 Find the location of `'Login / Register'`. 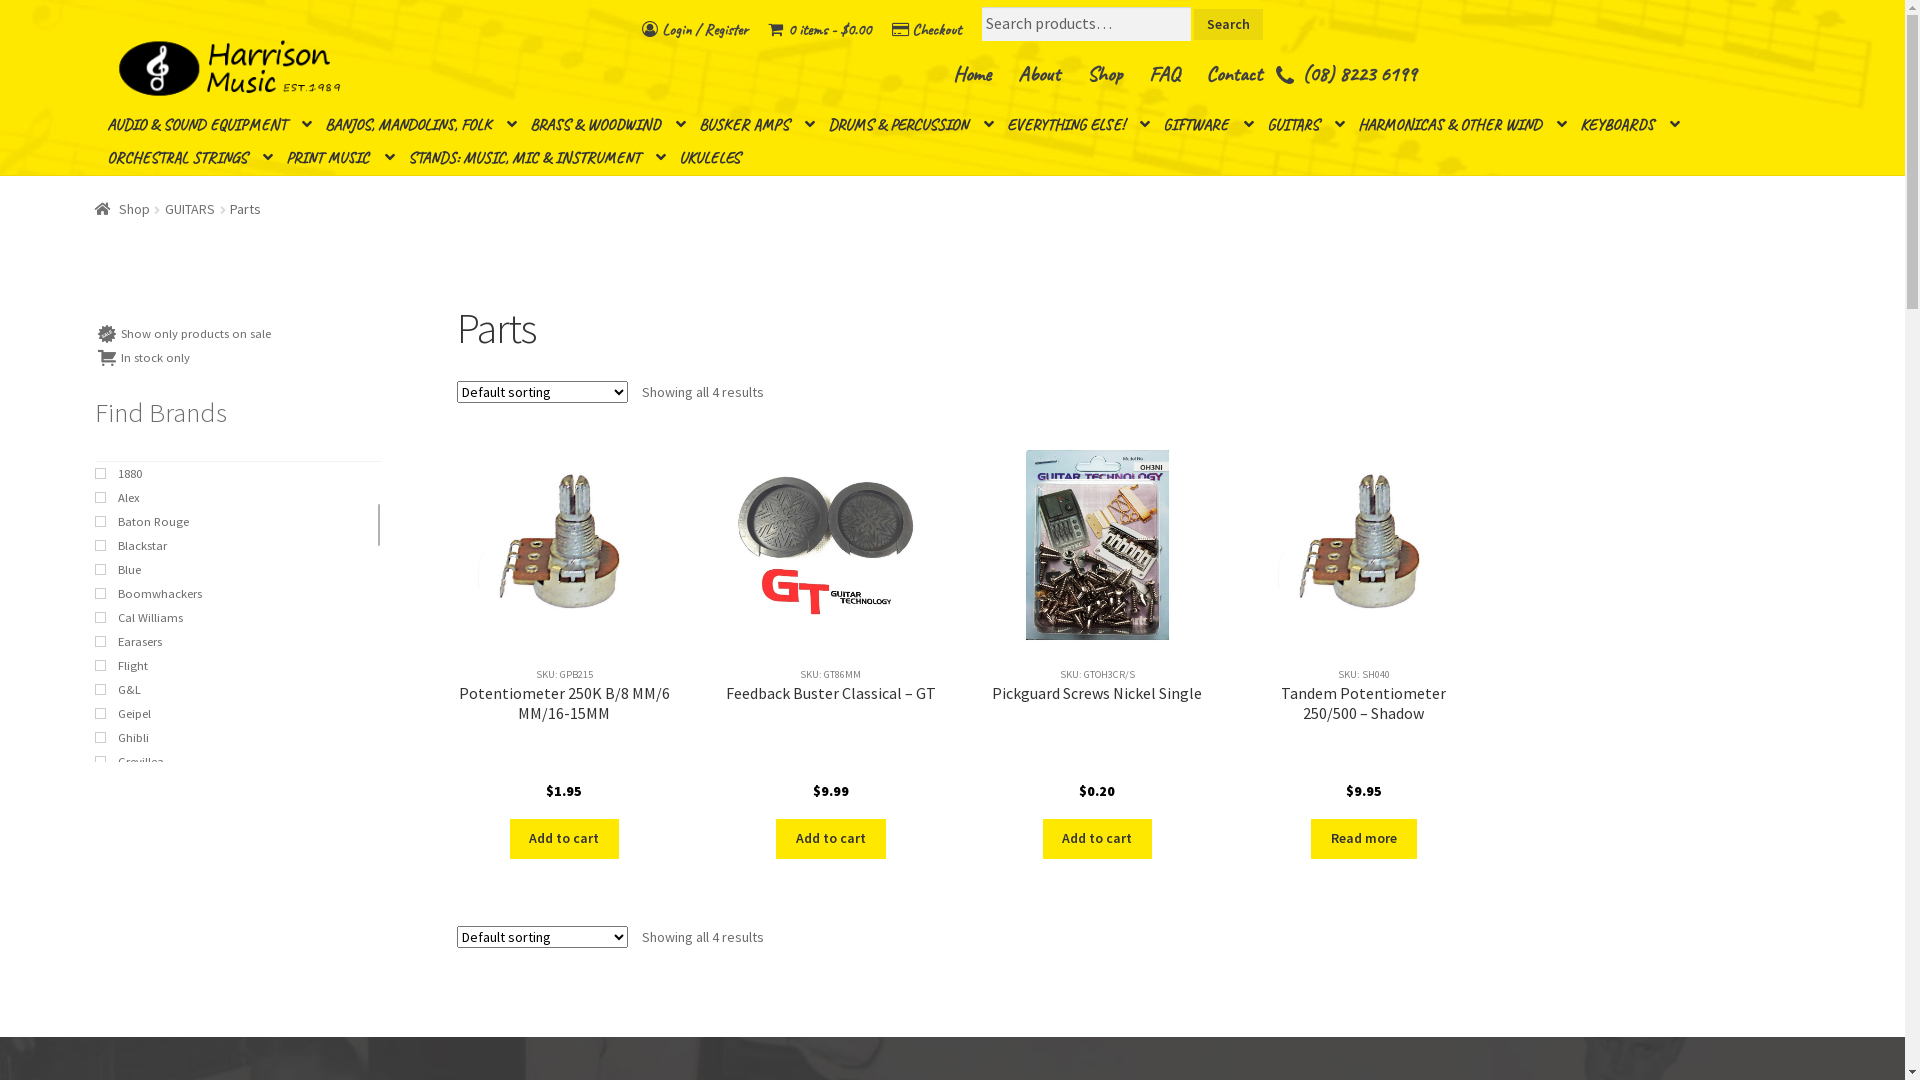

'Login / Register' is located at coordinates (695, 30).